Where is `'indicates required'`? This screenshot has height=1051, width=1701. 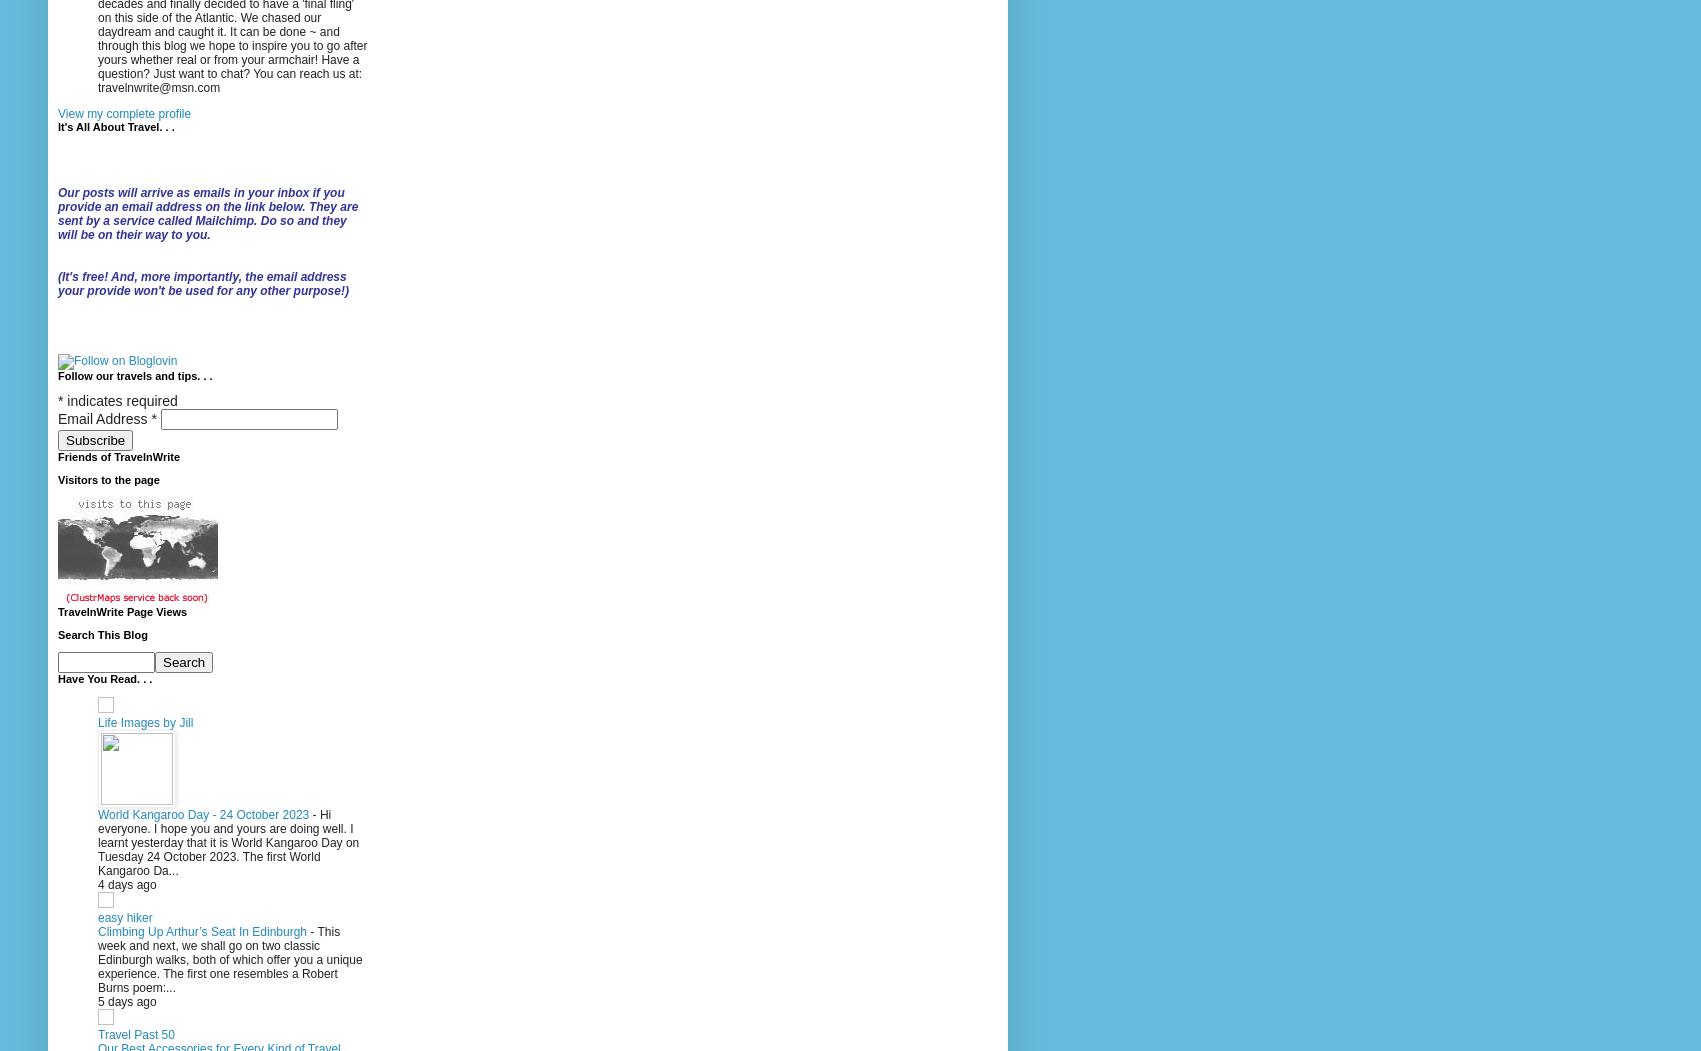
'indicates required' is located at coordinates (119, 399).